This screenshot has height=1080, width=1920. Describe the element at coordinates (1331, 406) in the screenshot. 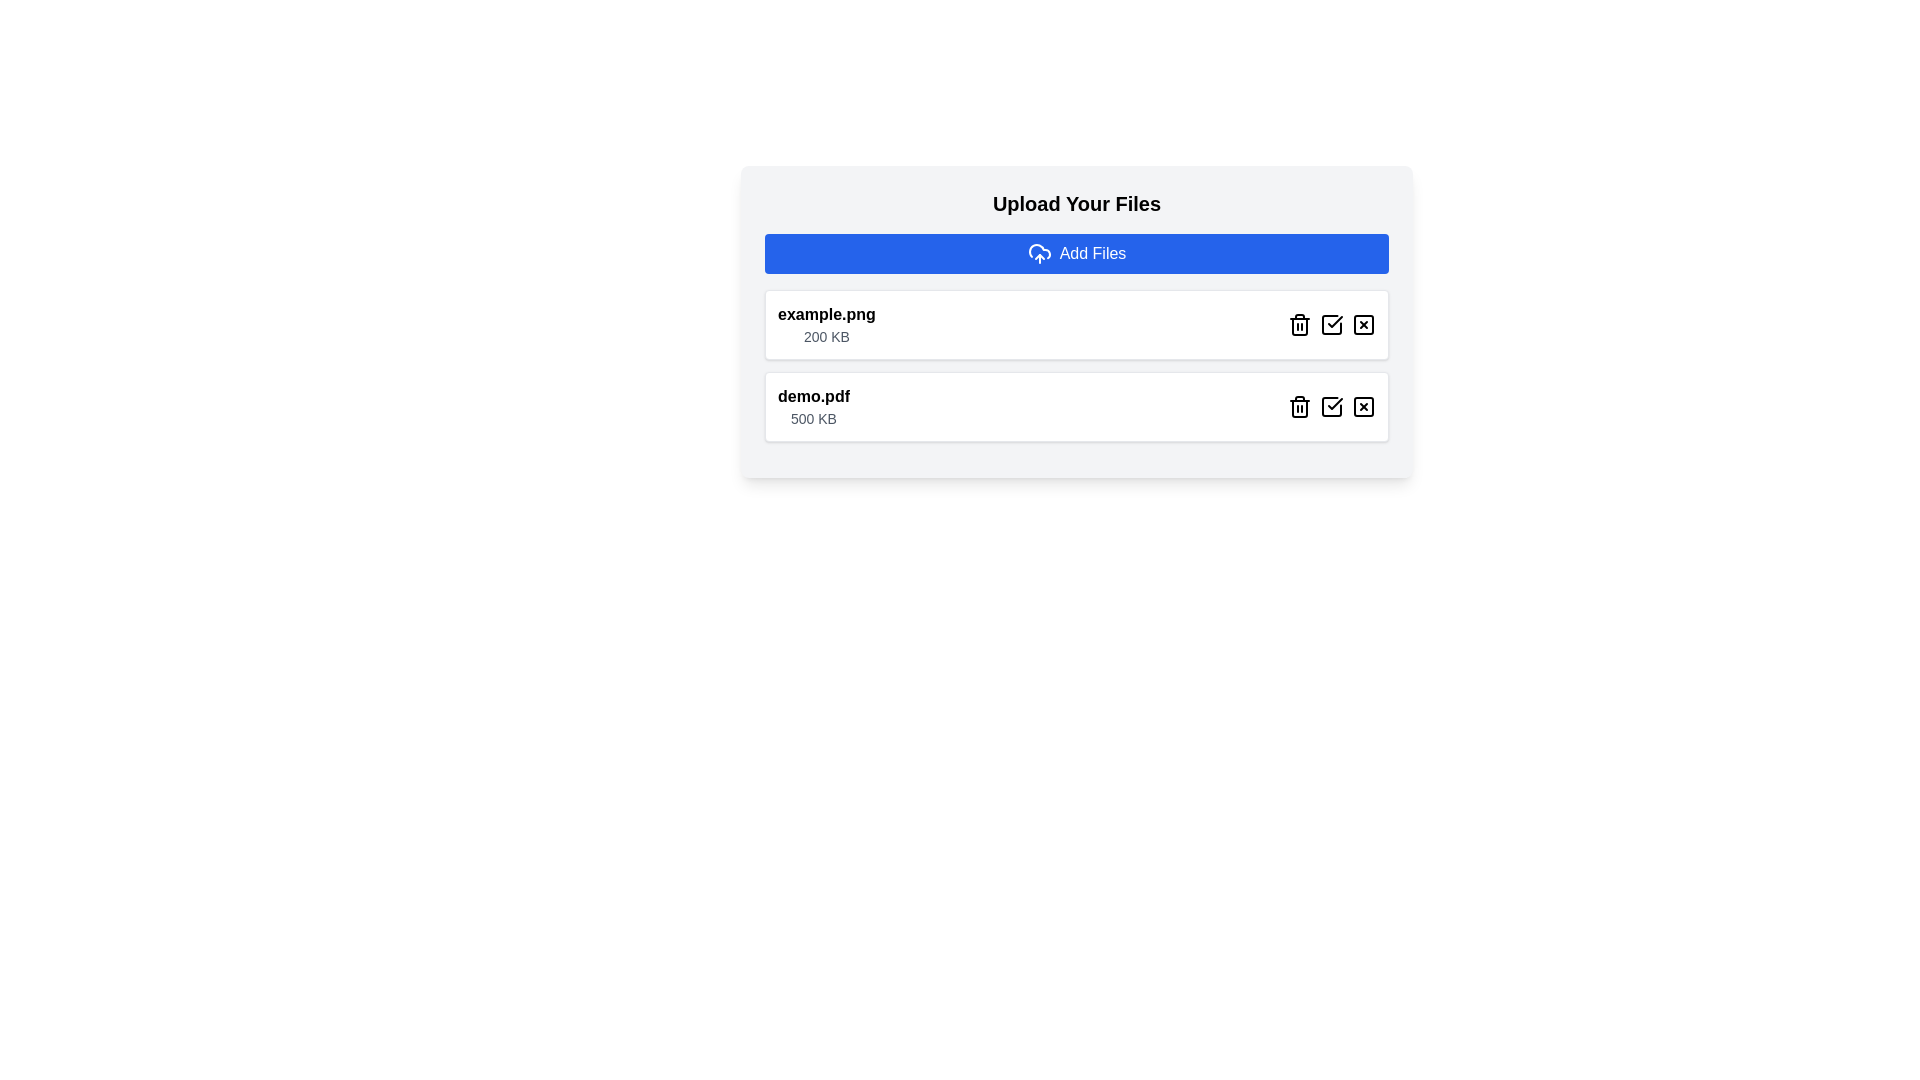

I see `the checkbox located towards the right end of the row containing the file 'example.png'` at that location.